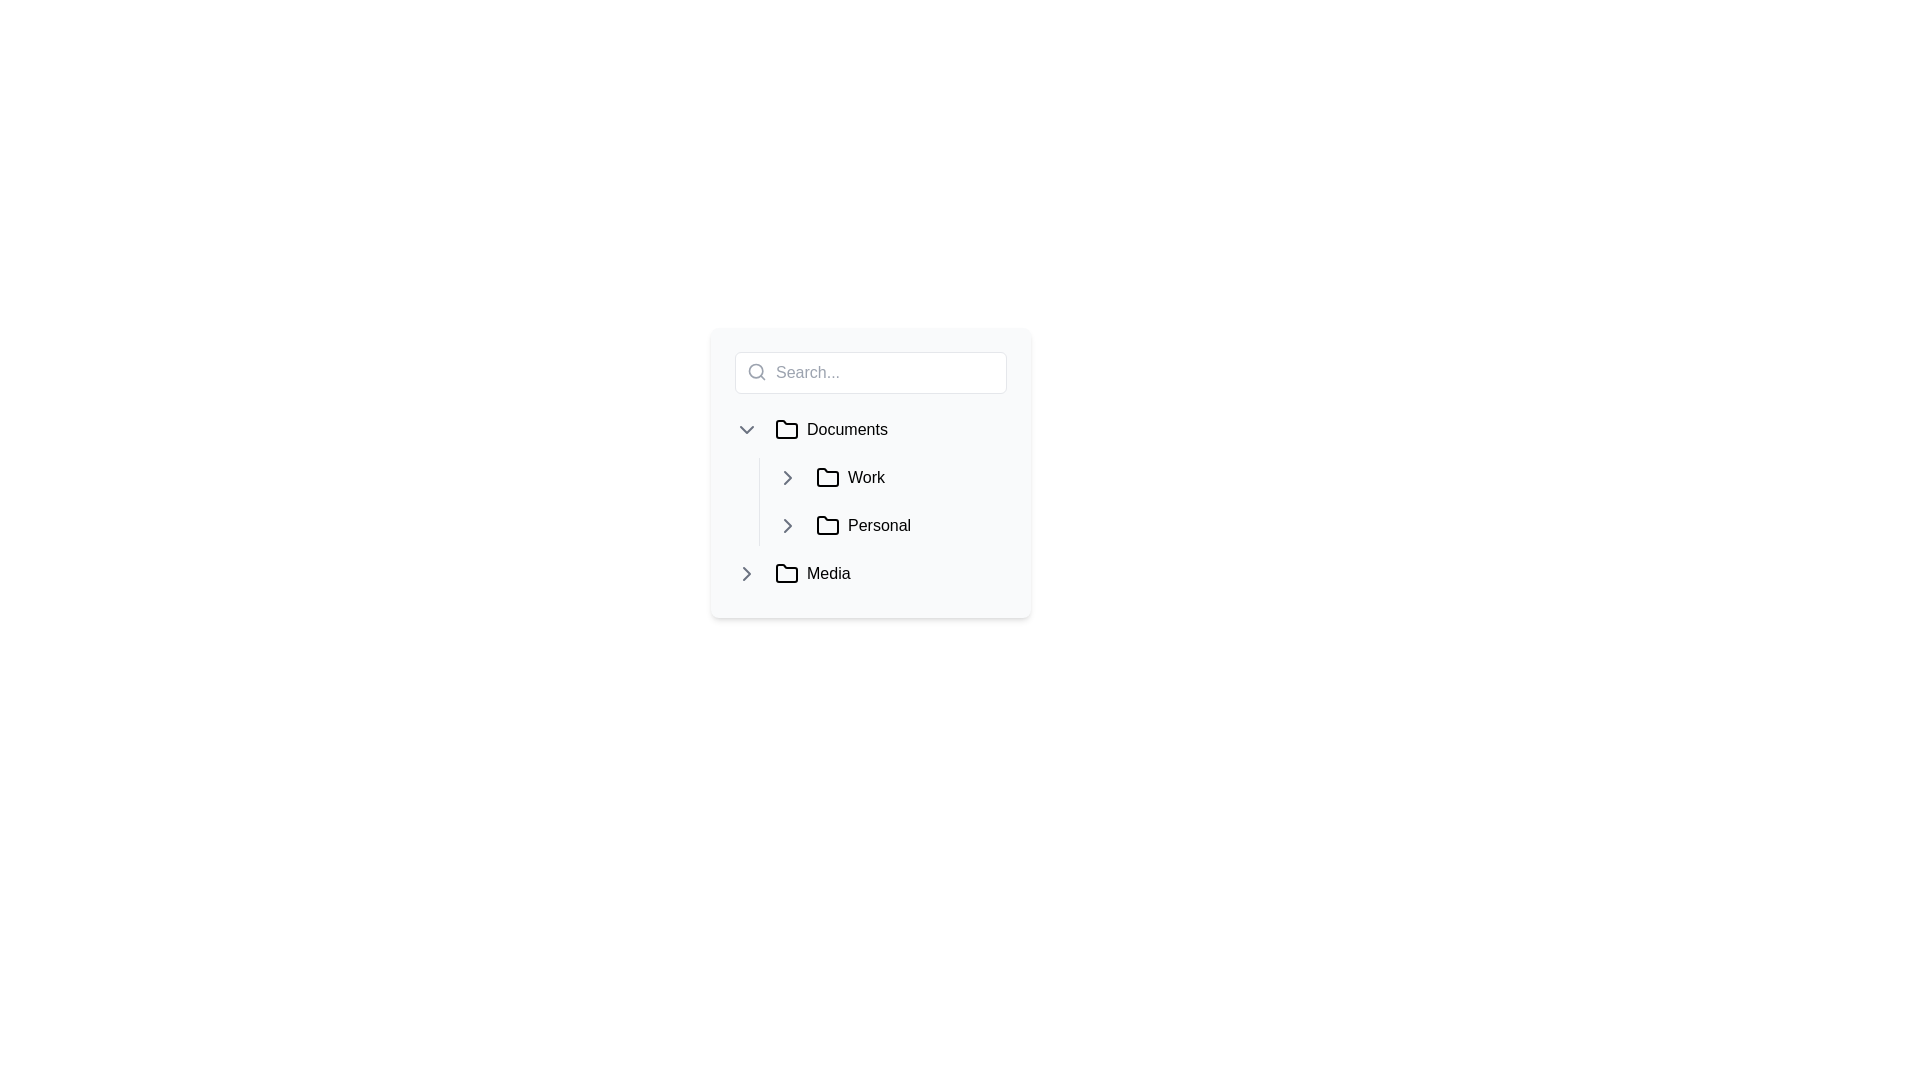  Describe the element at coordinates (847, 428) in the screenshot. I see `the 'Documents' text label in the navigational menu` at that location.